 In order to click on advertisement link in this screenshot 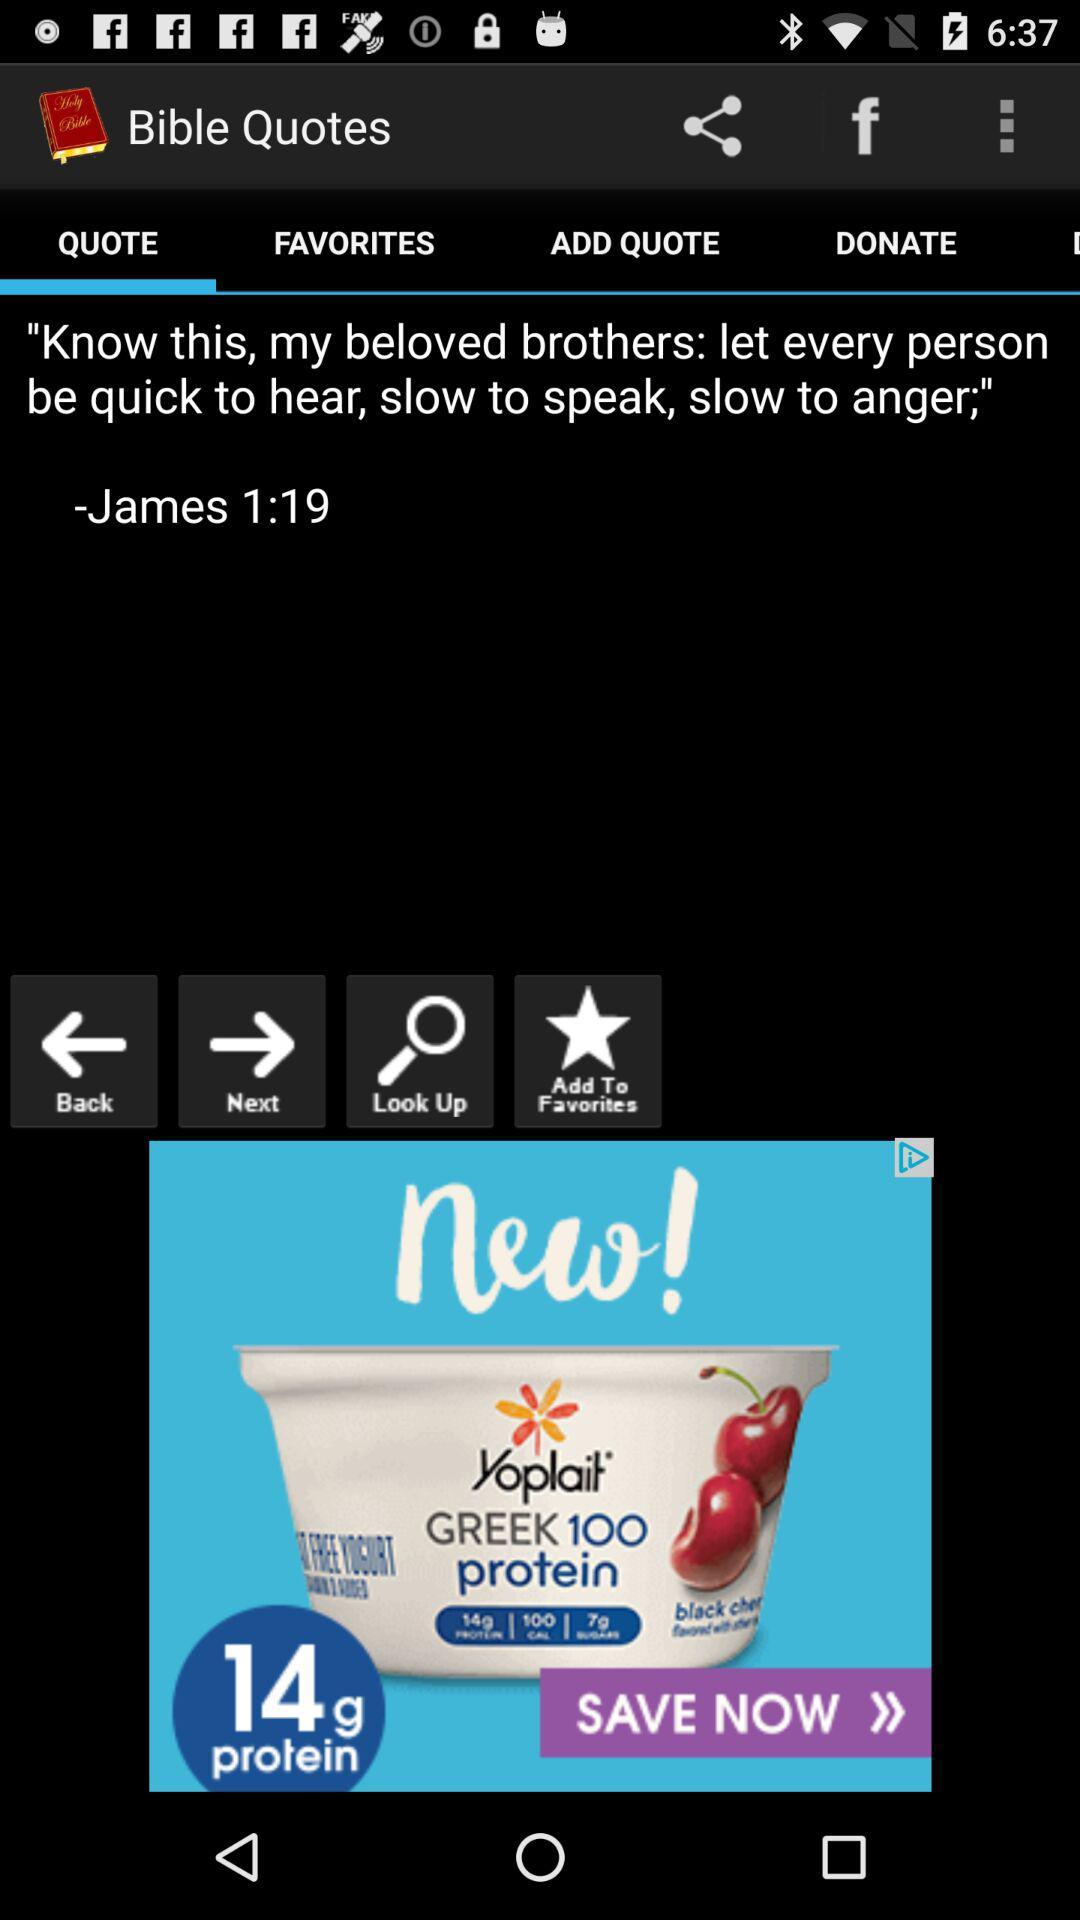, I will do `click(540, 1465)`.